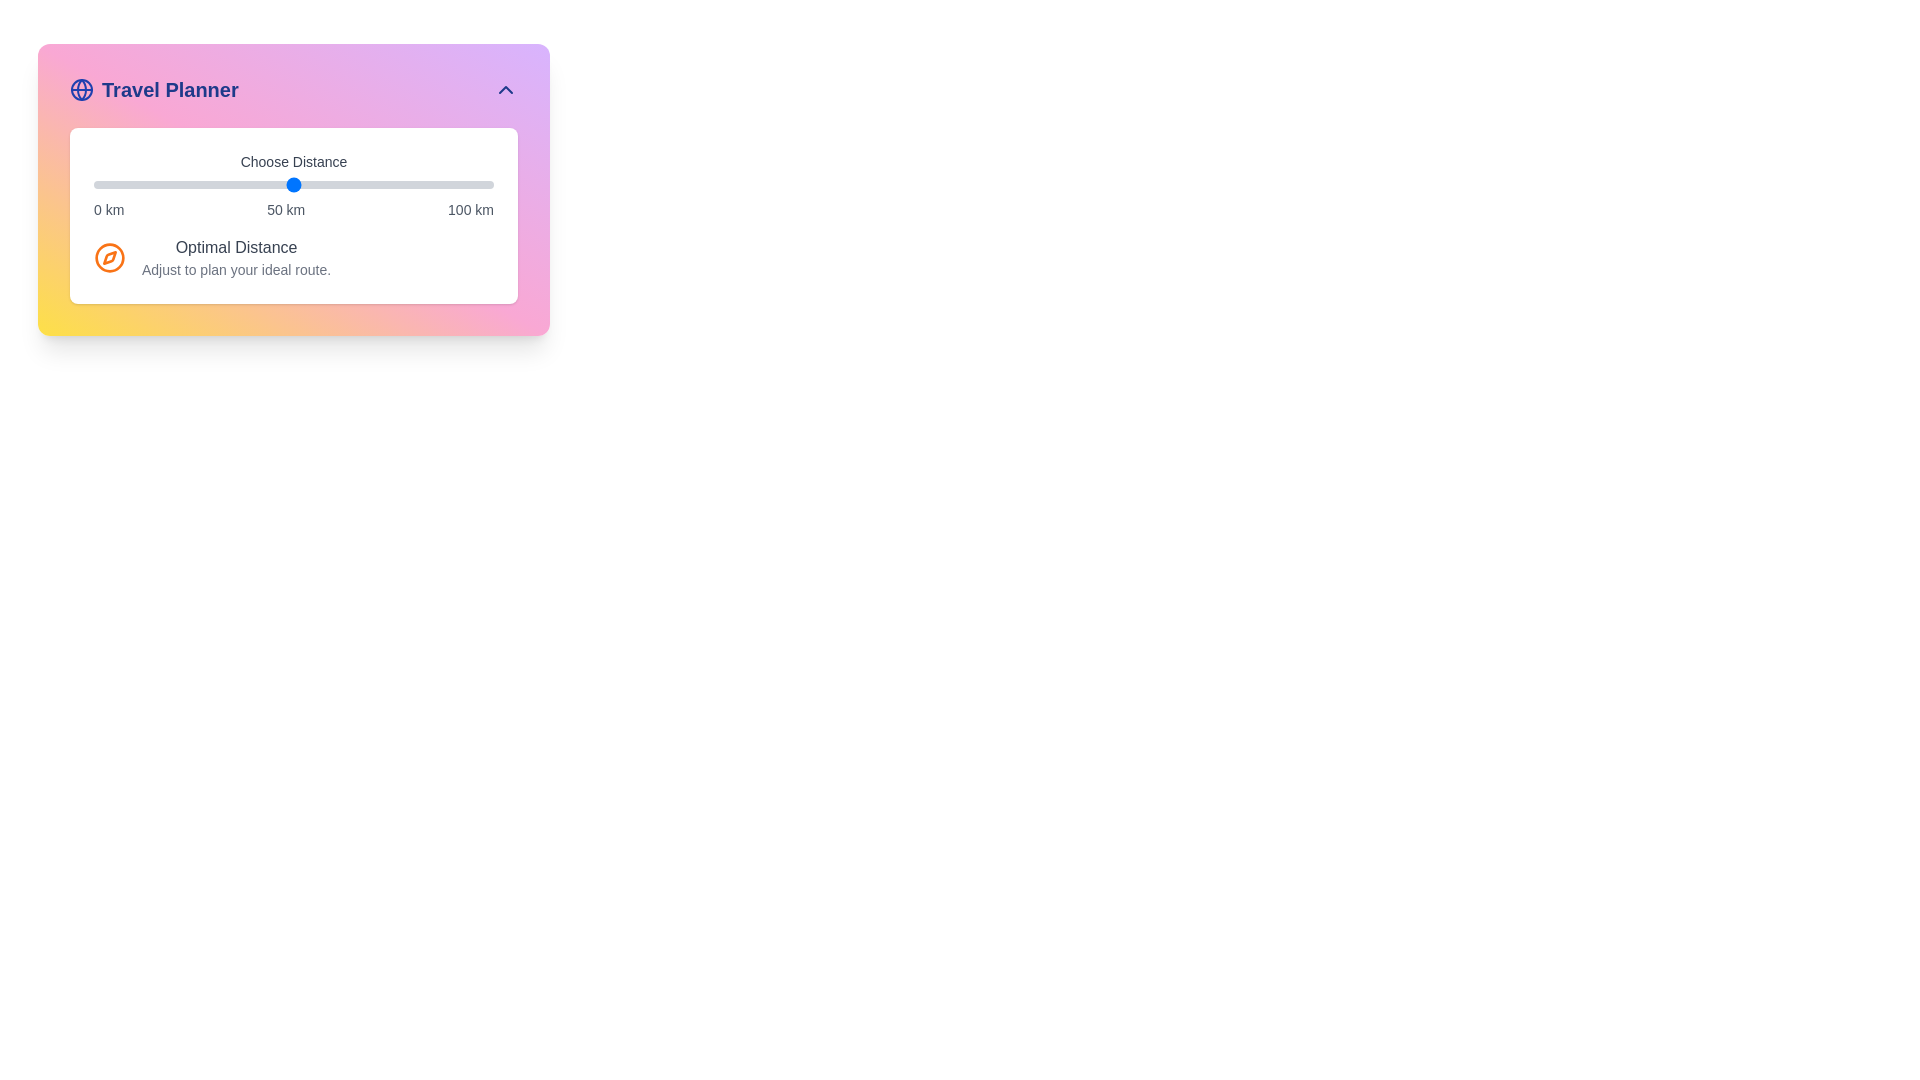  Describe the element at coordinates (449, 185) in the screenshot. I see `the distance slider` at that location.